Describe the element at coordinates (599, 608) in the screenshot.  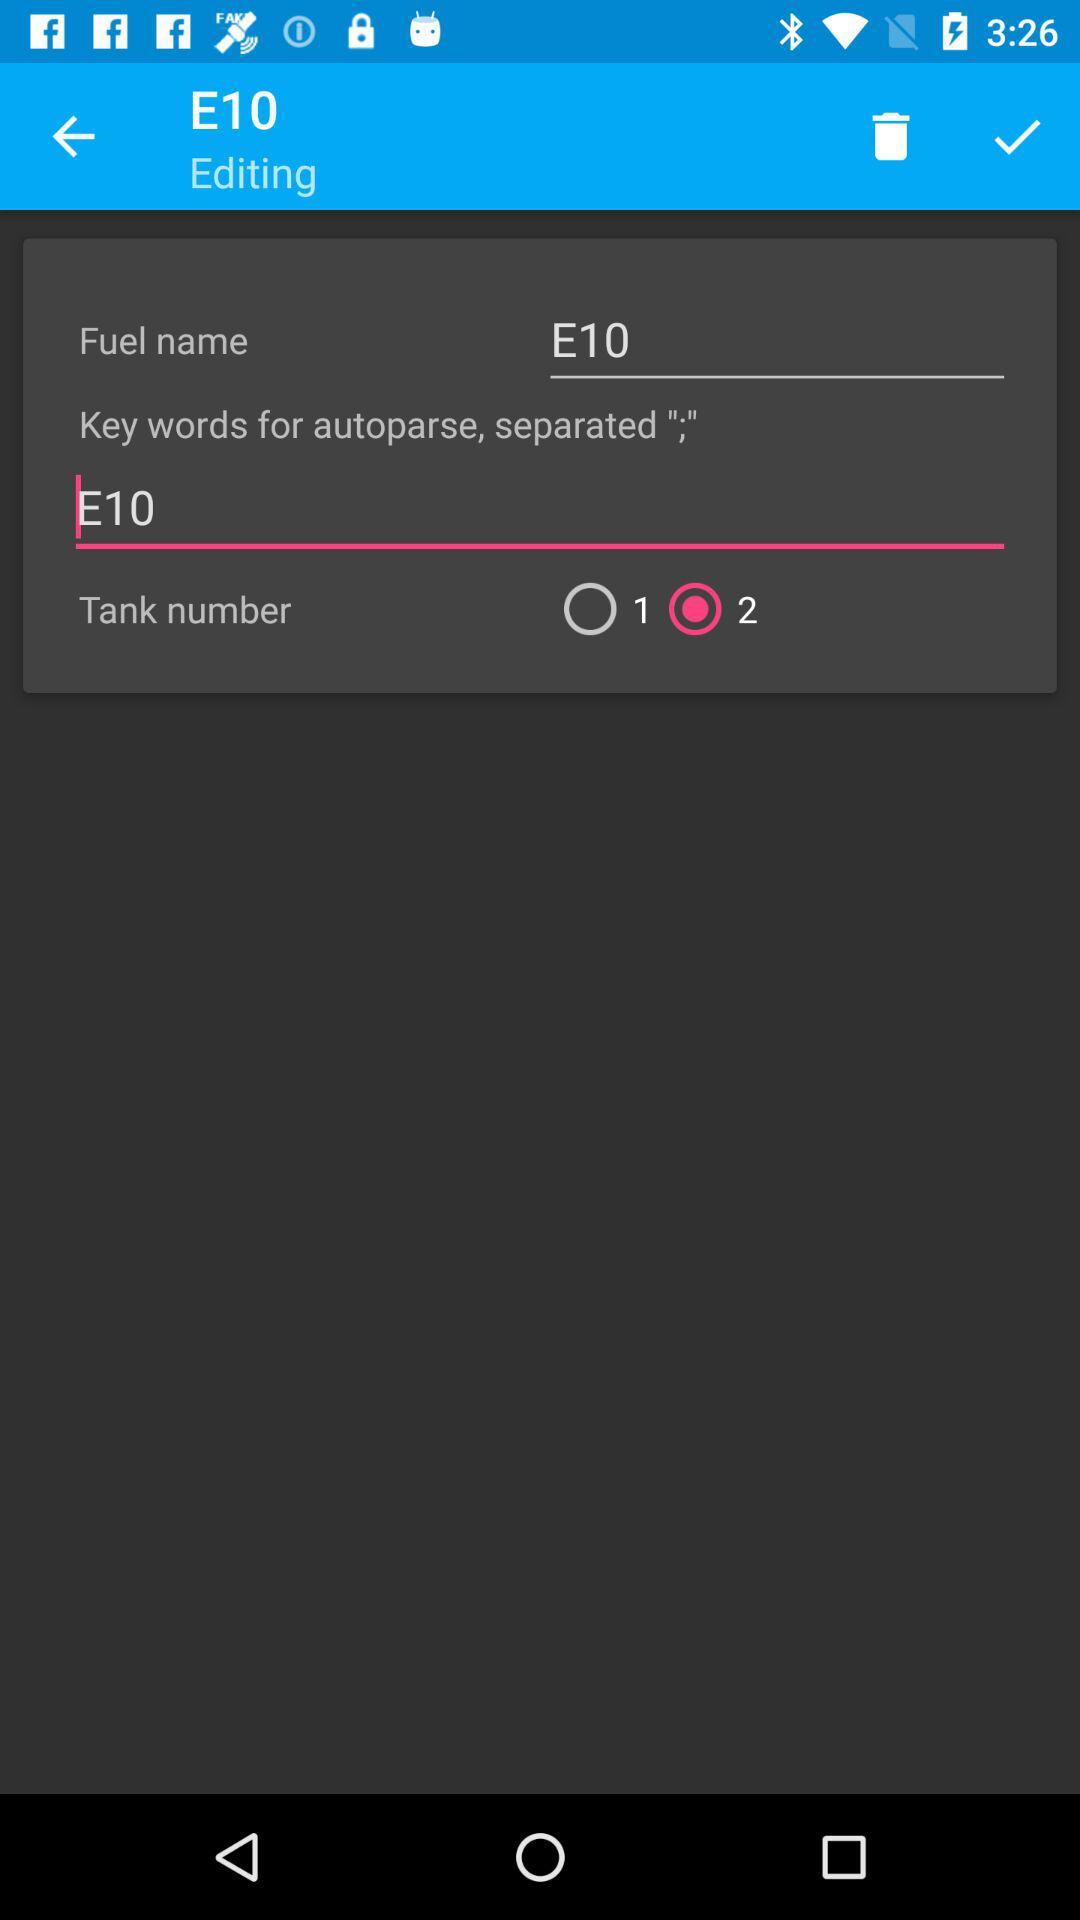
I see `item next to the tank number` at that location.